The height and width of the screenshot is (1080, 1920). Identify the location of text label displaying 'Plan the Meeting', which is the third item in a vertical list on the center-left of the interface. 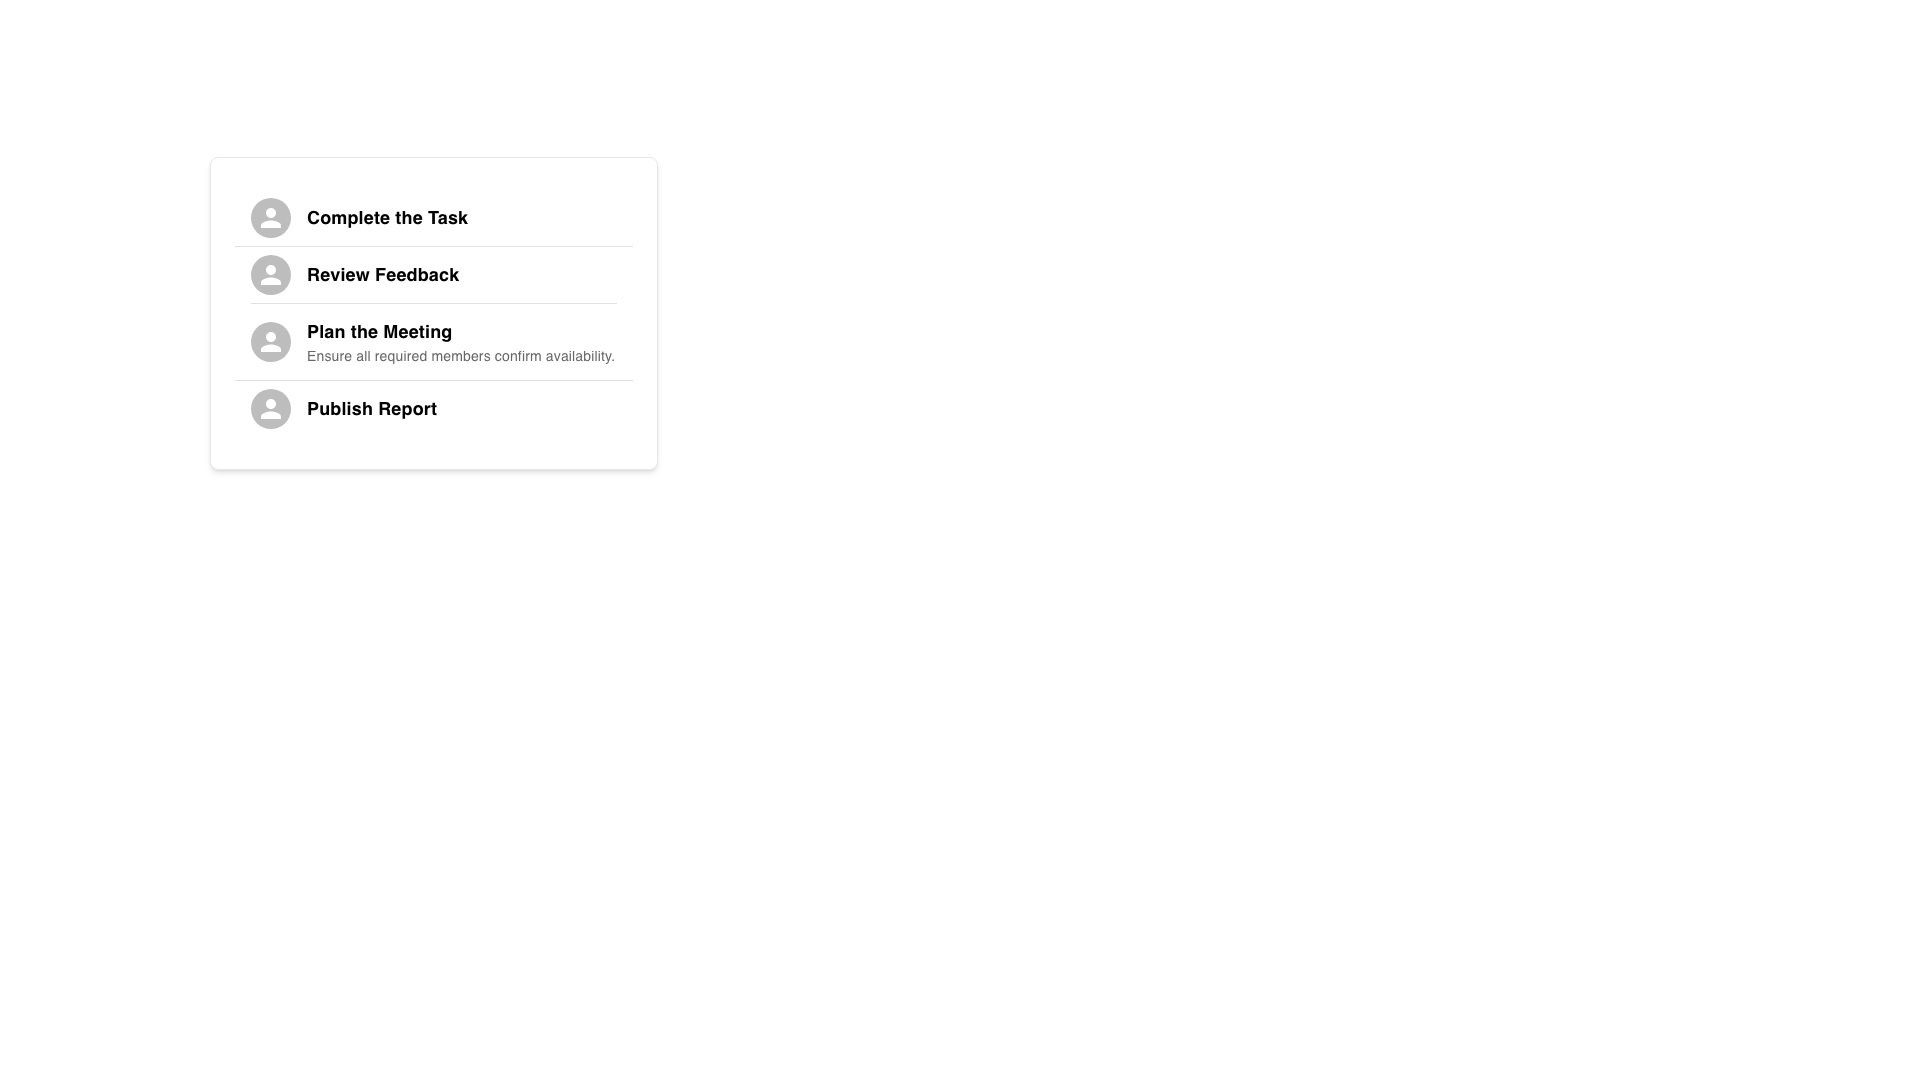
(379, 330).